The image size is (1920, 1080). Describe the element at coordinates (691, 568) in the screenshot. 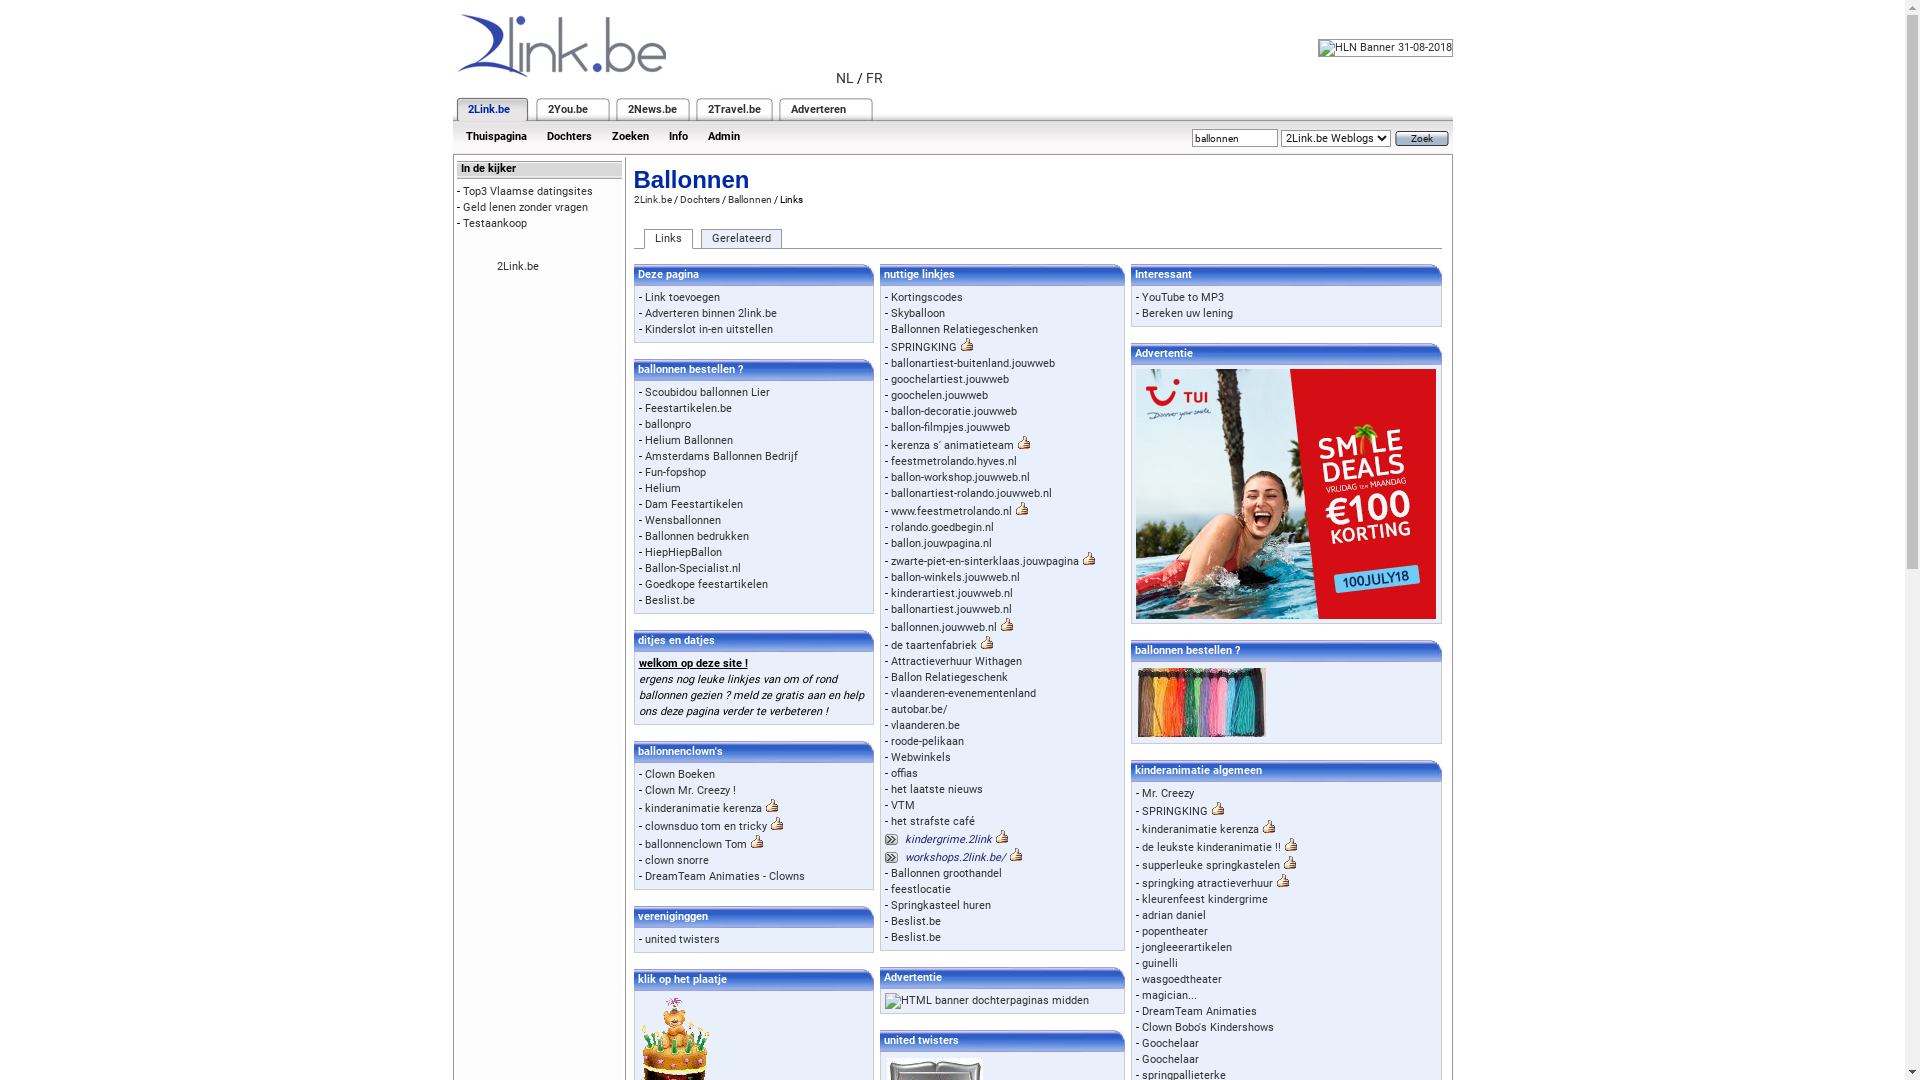

I see `'Ballon-Specialist.nl'` at that location.